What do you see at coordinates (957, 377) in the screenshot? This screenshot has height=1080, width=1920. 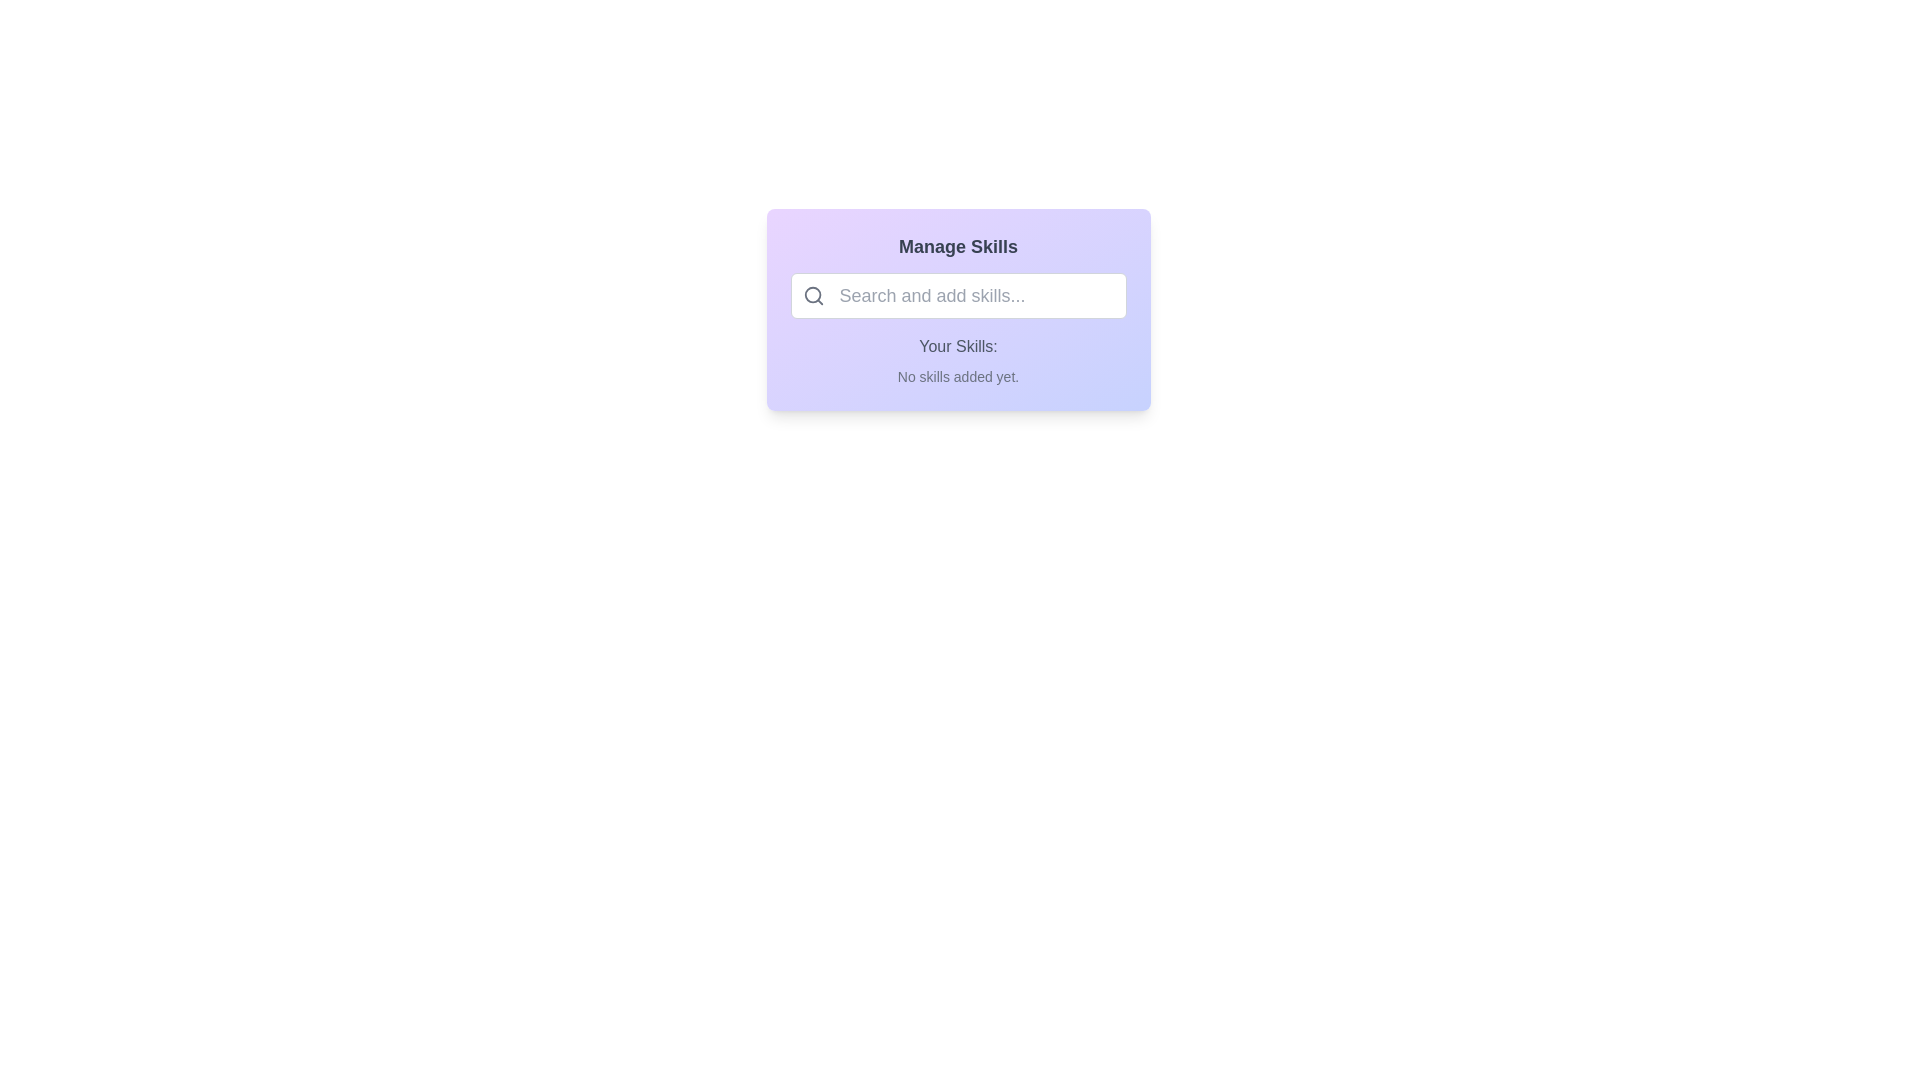 I see `the informational text label that says 'No skills added yet.' located below the 'Your Skills:' label in the skill management section` at bounding box center [957, 377].